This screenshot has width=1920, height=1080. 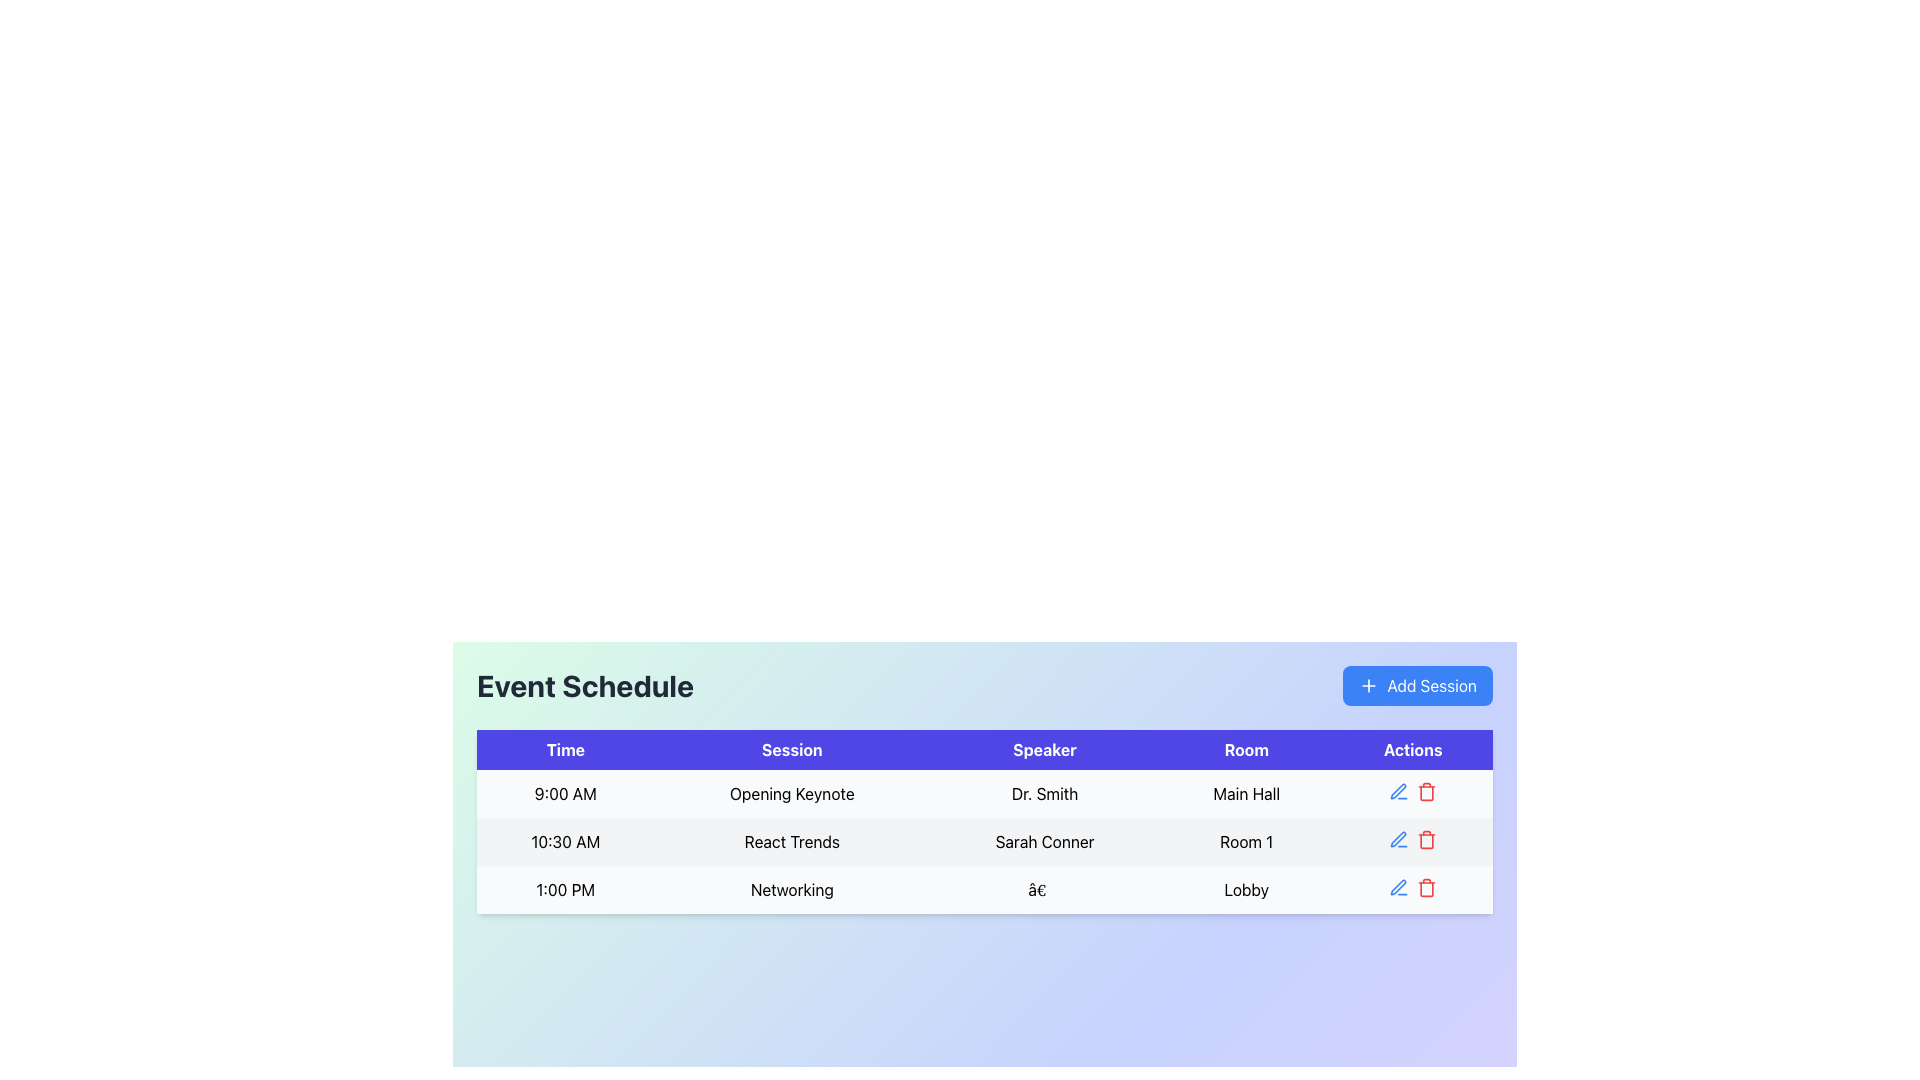 I want to click on the 'Room' label, which is a rectangular label with bold white text on a purple background, located in the header section of a grid layout between the 'Speaker' and 'Actions' labels, so click(x=1245, y=749).